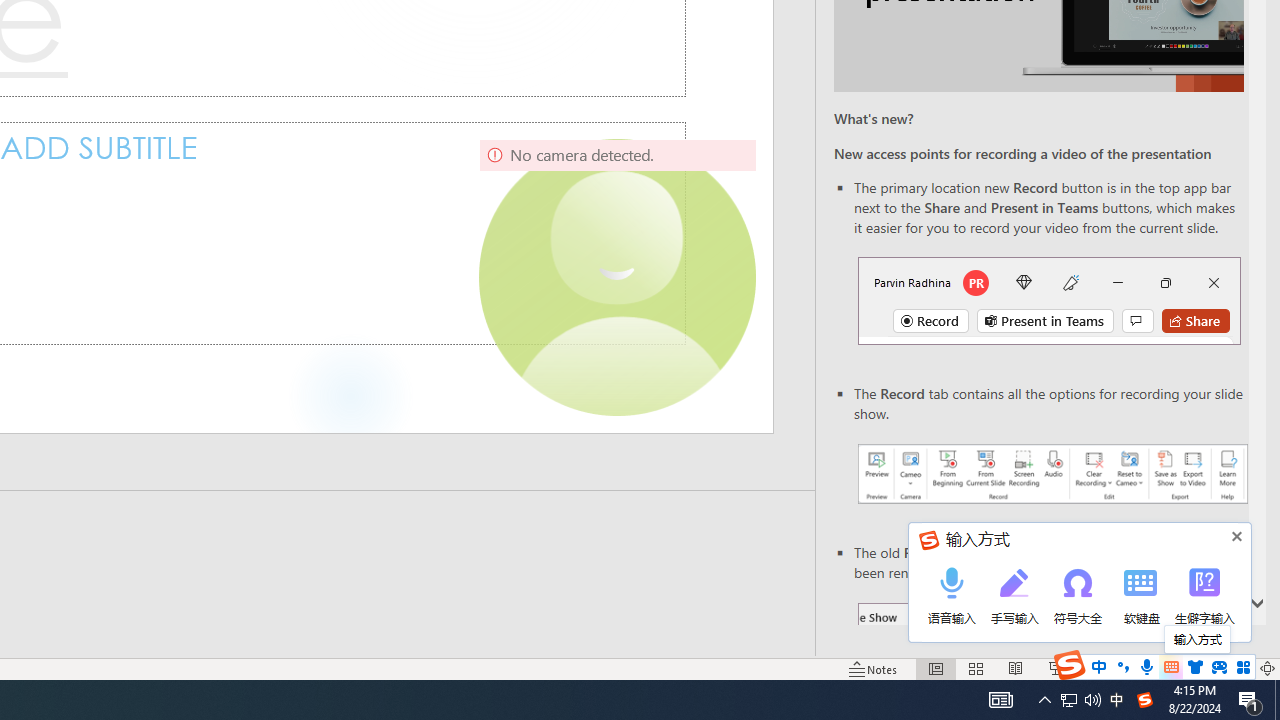 The image size is (1280, 720). Describe the element at coordinates (1051, 474) in the screenshot. I see `'Record your presentations screenshot one'` at that location.